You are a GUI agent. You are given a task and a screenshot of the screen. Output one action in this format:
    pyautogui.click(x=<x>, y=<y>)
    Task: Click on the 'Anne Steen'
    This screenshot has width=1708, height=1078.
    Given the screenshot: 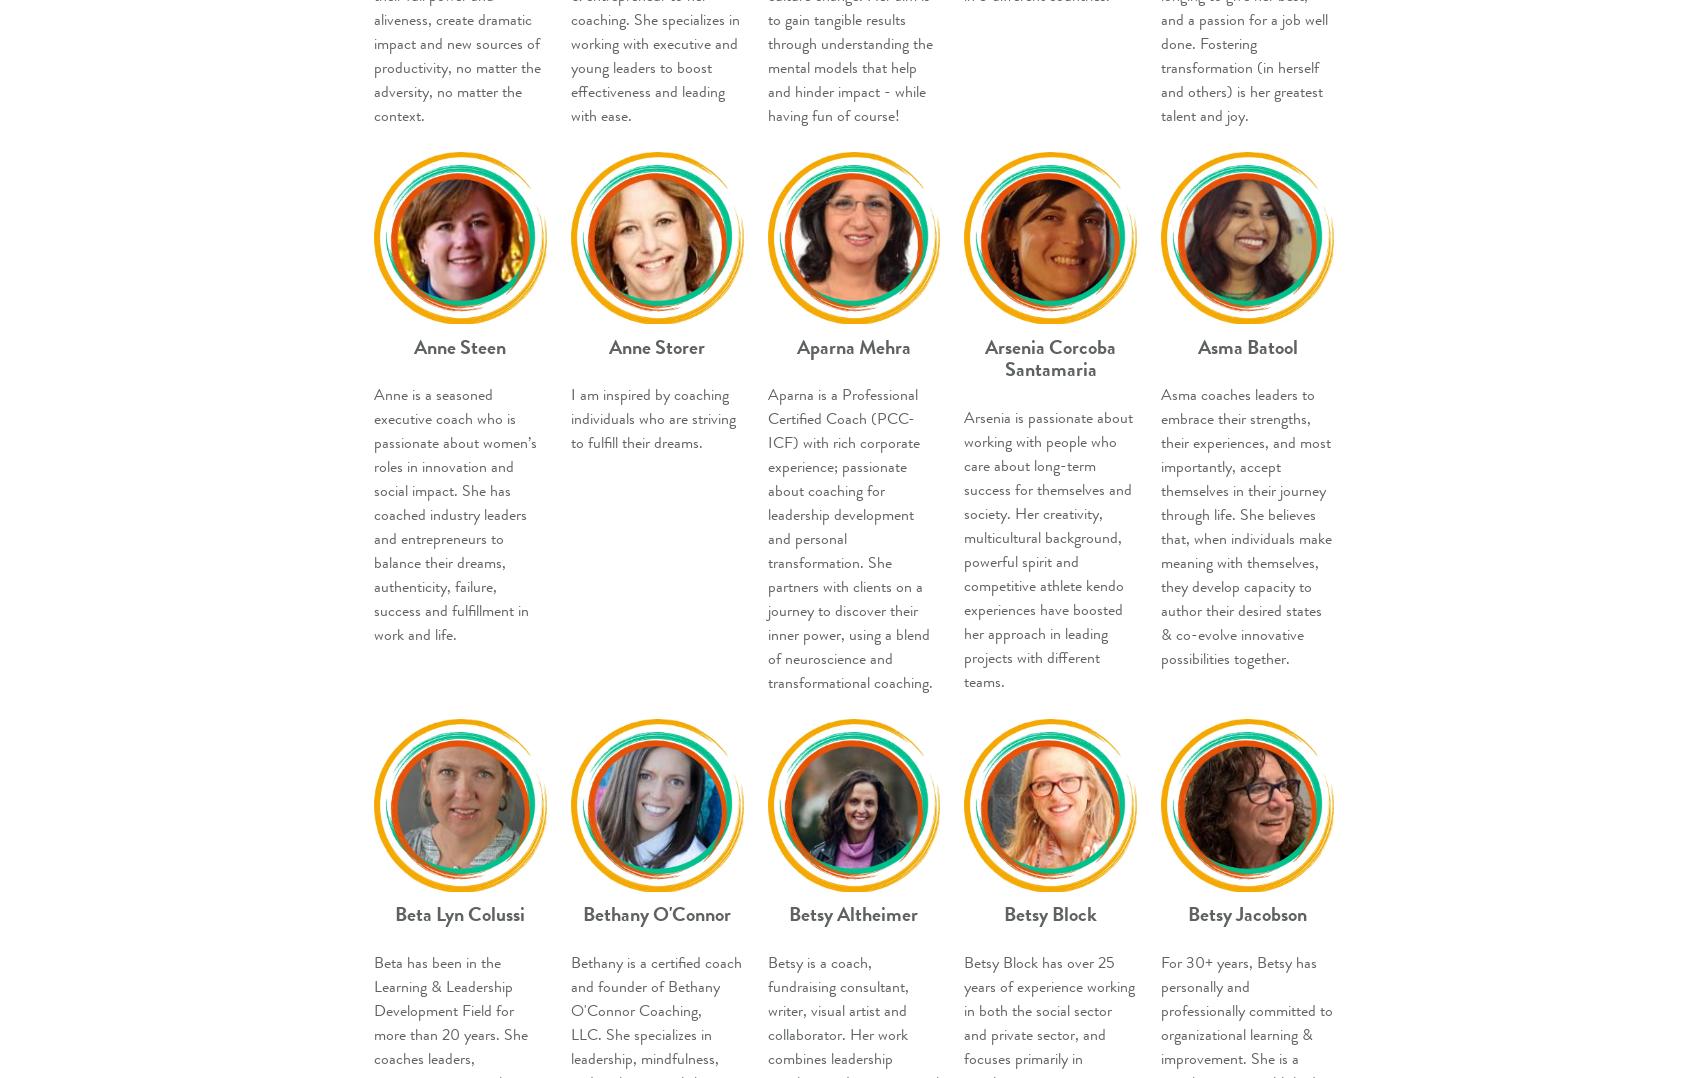 What is the action you would take?
    pyautogui.click(x=414, y=345)
    